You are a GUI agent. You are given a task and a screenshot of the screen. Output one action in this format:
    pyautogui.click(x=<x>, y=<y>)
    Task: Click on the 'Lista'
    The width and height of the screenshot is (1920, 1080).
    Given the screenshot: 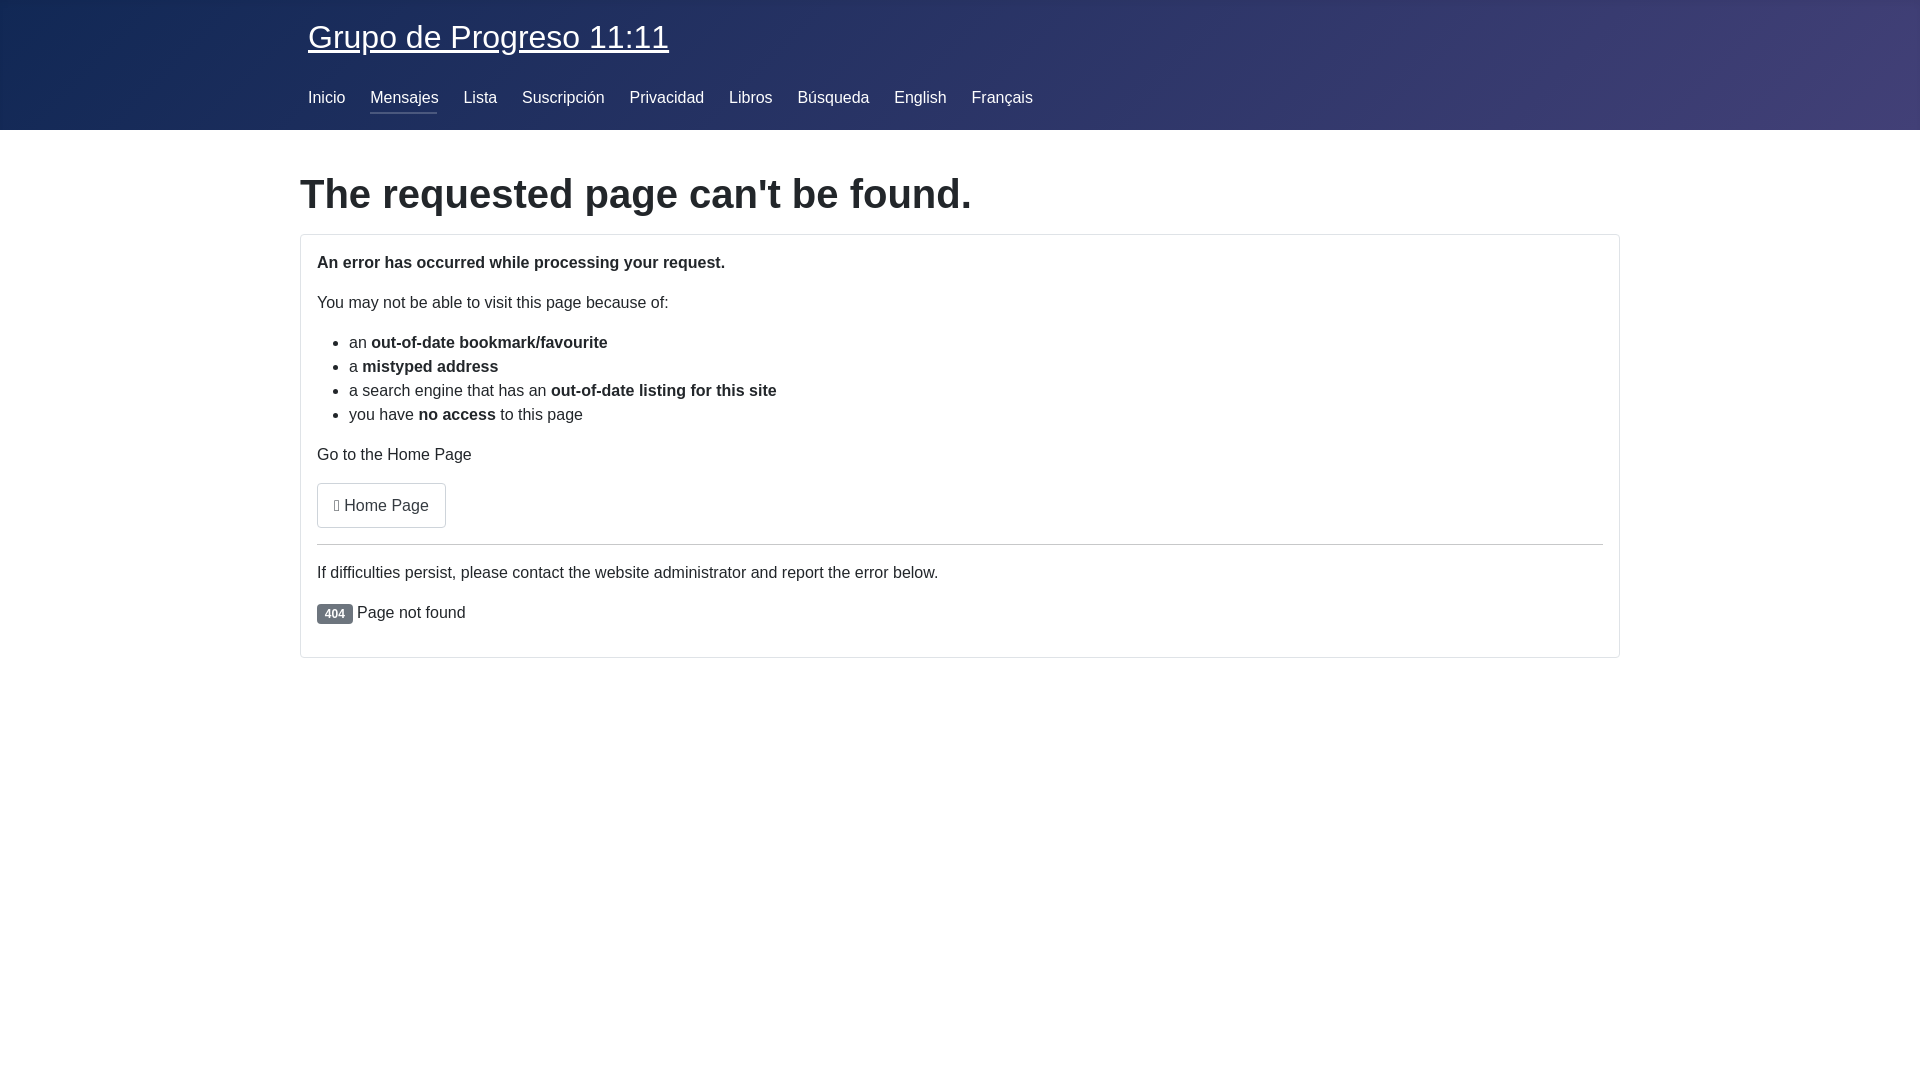 What is the action you would take?
    pyautogui.click(x=461, y=97)
    